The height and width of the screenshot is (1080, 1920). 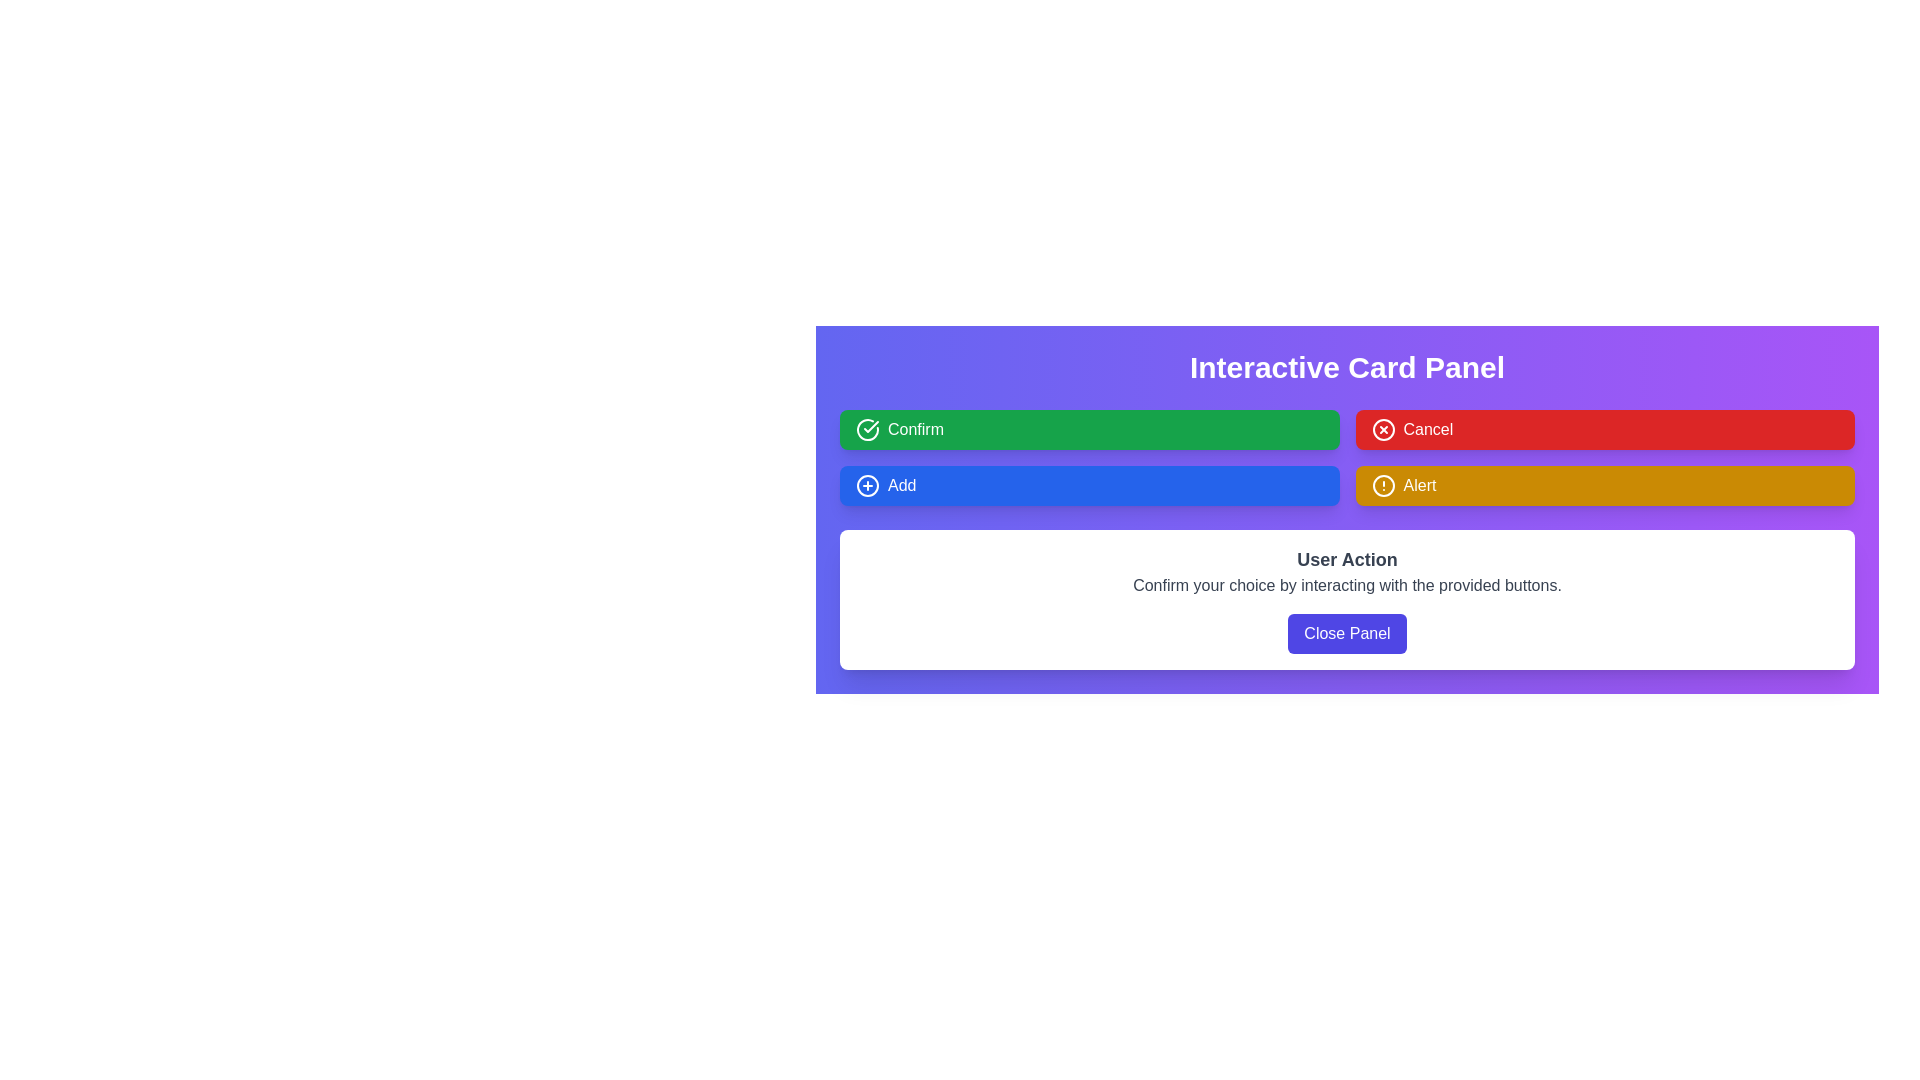 What do you see at coordinates (1088, 428) in the screenshot?
I see `the confirmation button, which is the first button in the top row of the grid layout, to initiate a confirmation action` at bounding box center [1088, 428].